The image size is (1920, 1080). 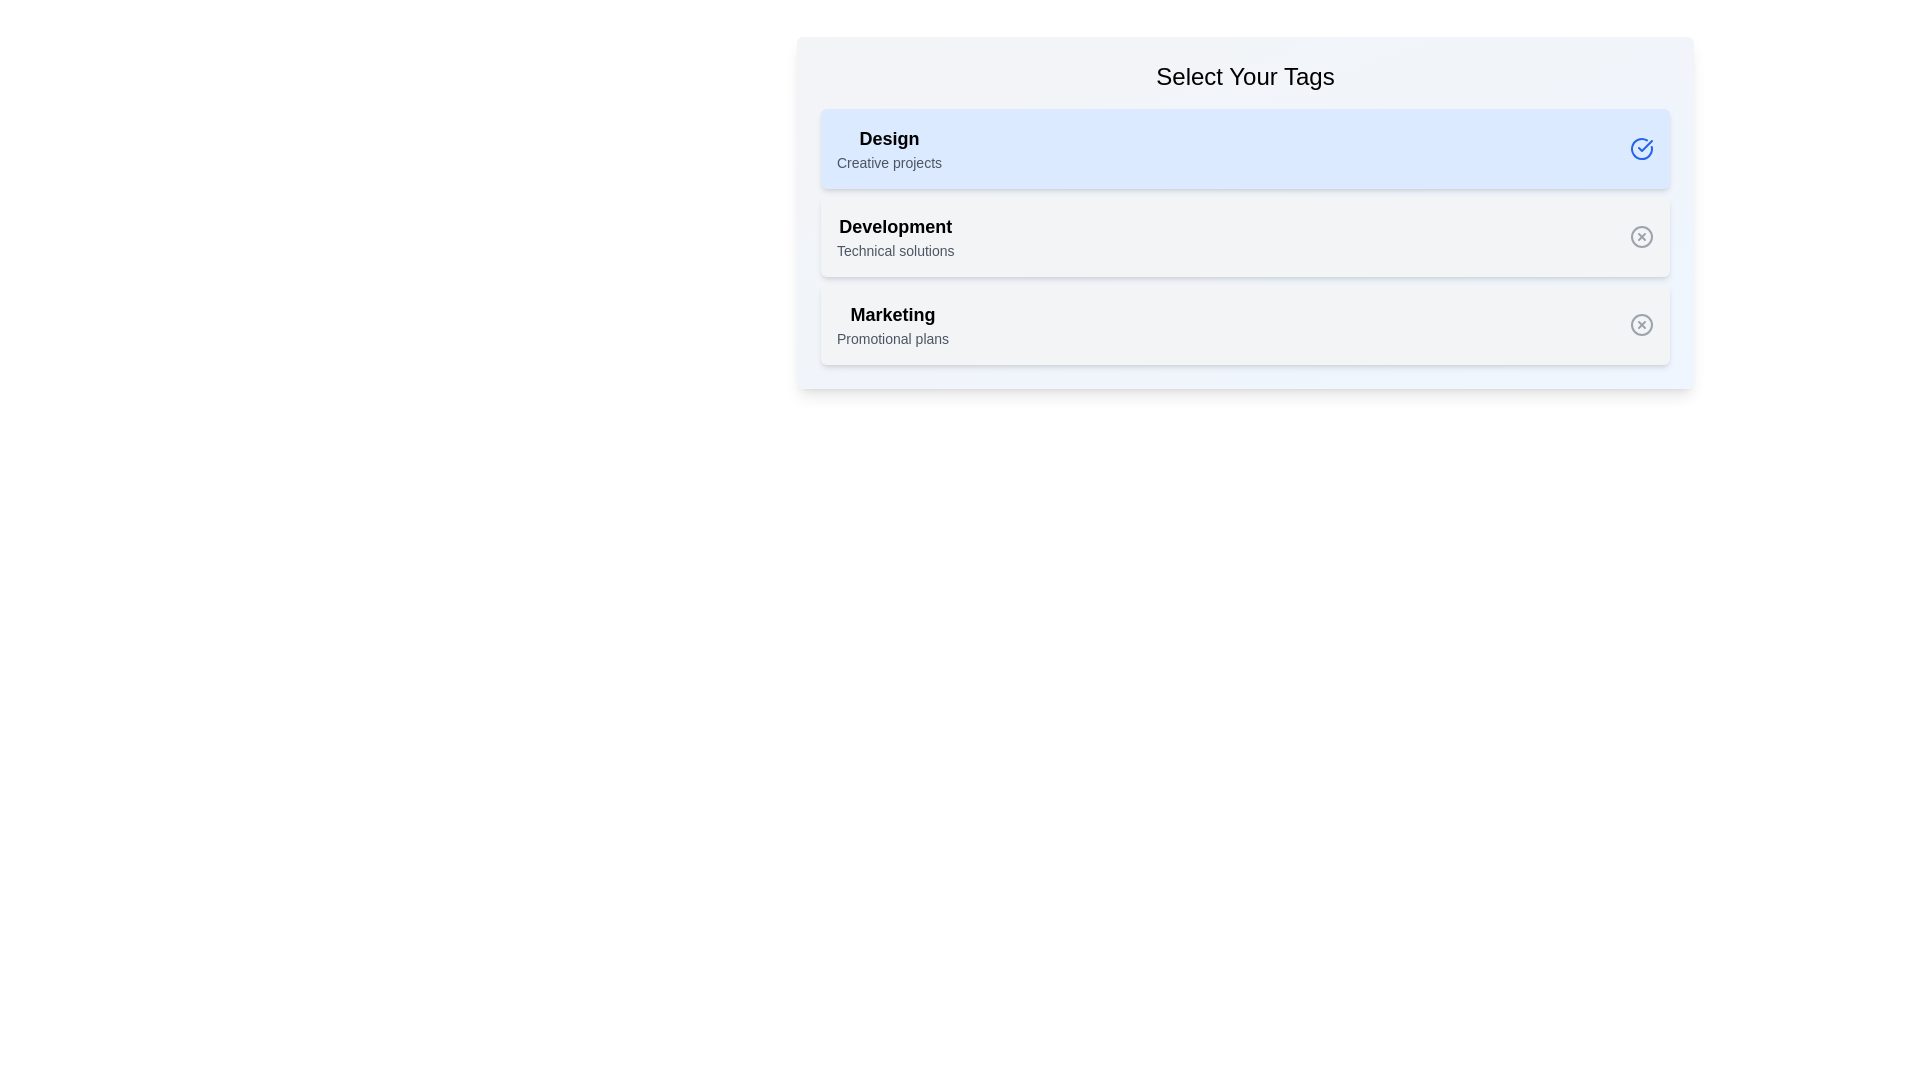 I want to click on the tag with the name Marketing, so click(x=891, y=323).